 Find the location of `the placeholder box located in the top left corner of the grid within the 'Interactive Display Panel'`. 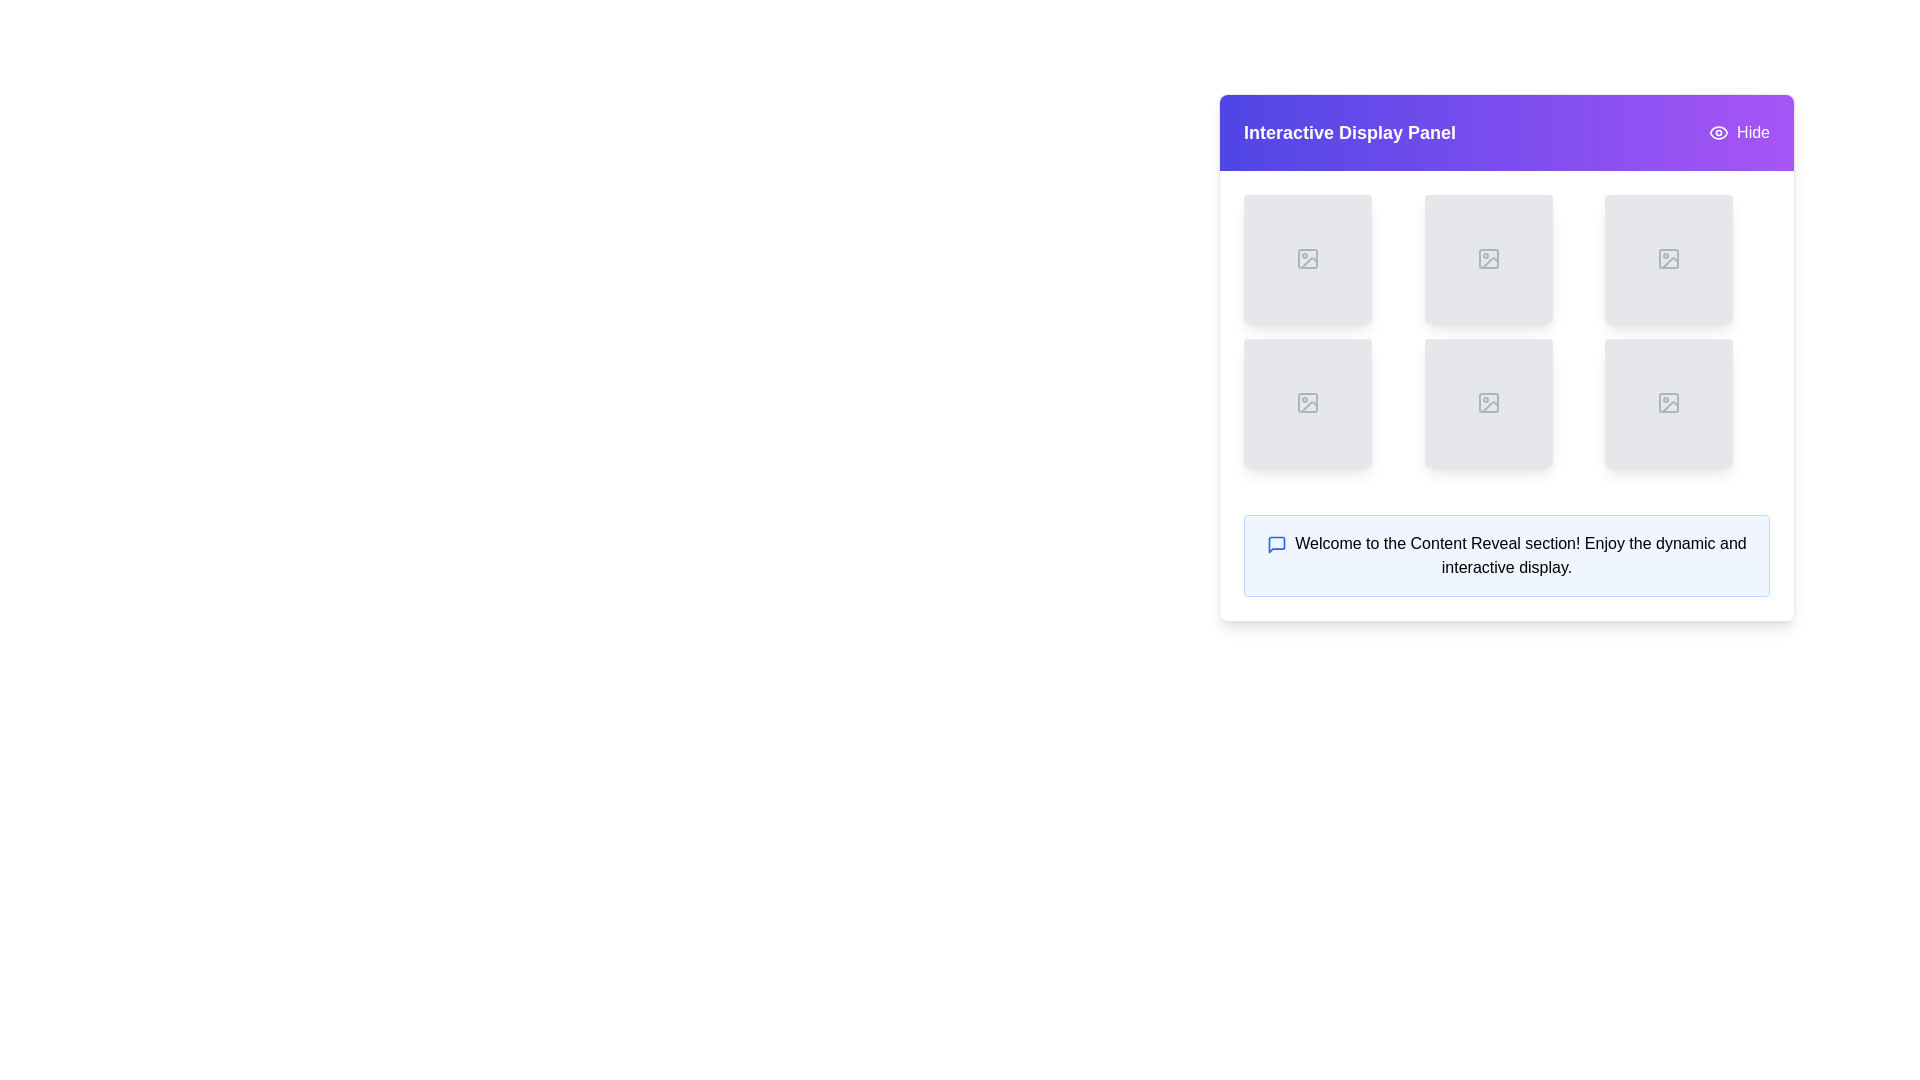

the placeholder box located in the top left corner of the grid within the 'Interactive Display Panel' is located at coordinates (1308, 257).